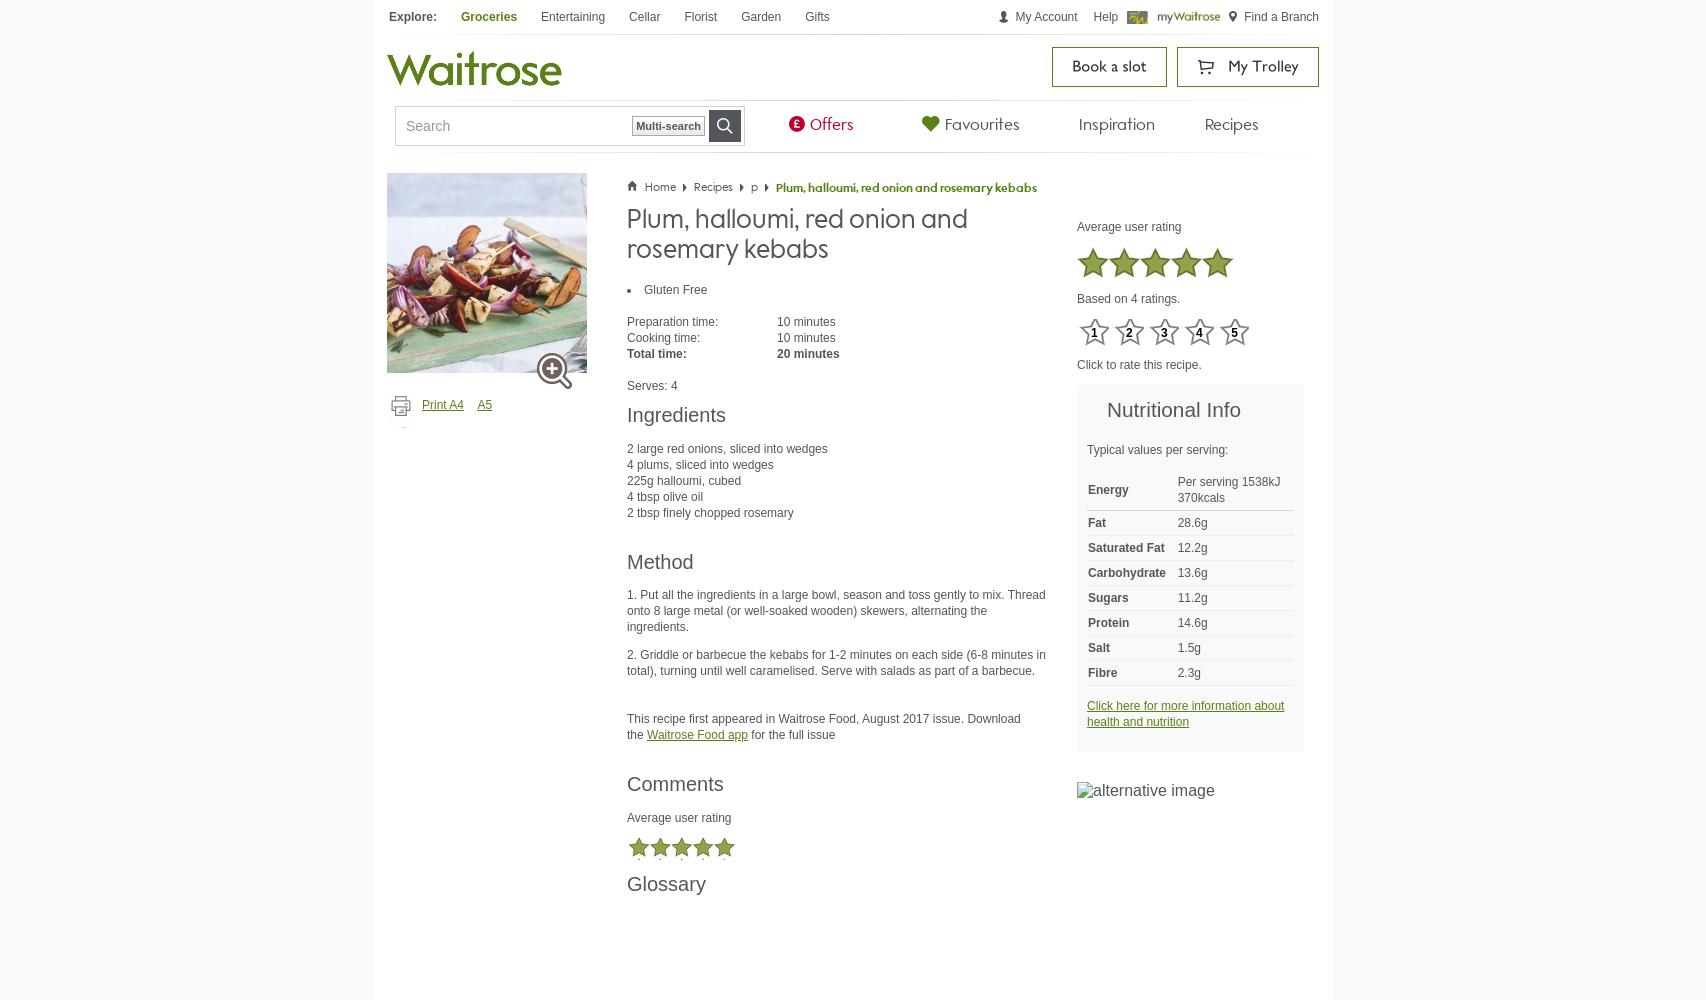  I want to click on 'Gluten Free', so click(643, 290).